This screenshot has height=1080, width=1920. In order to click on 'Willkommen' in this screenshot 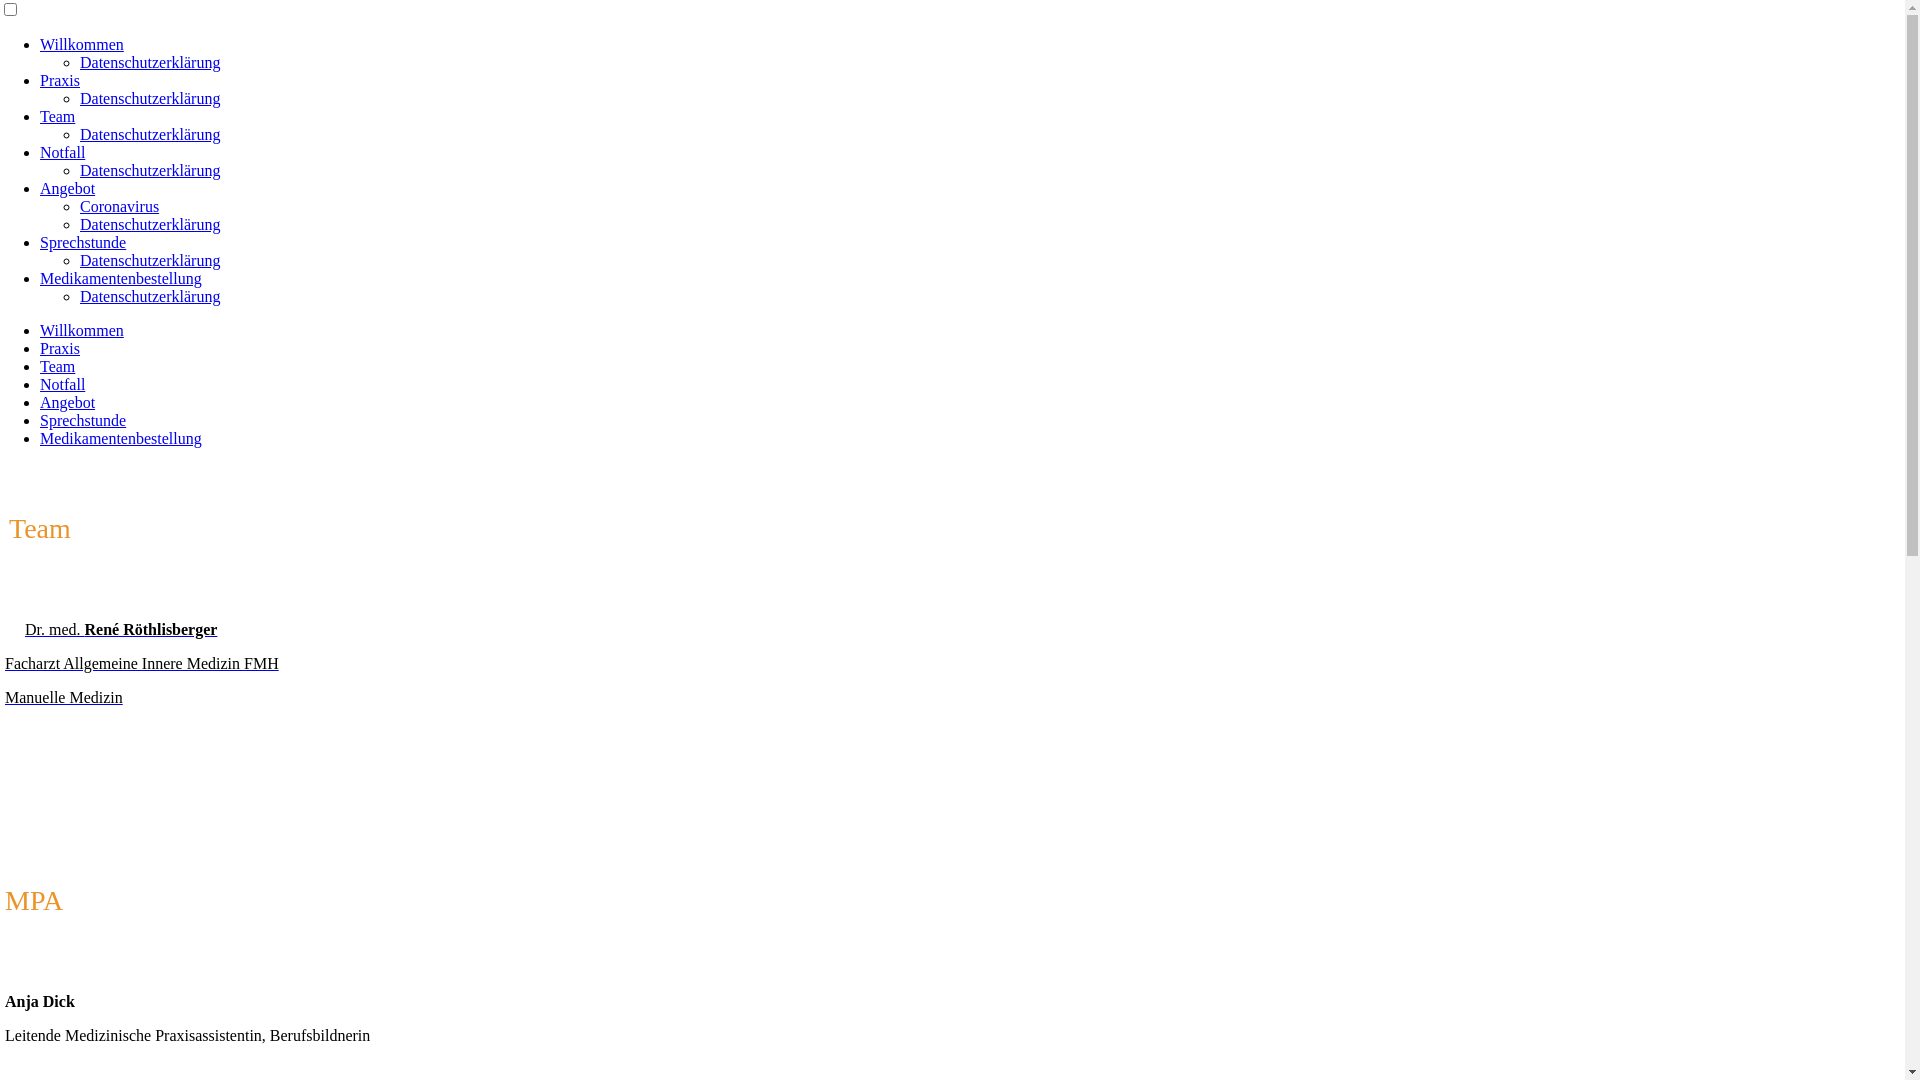, I will do `click(80, 44)`.